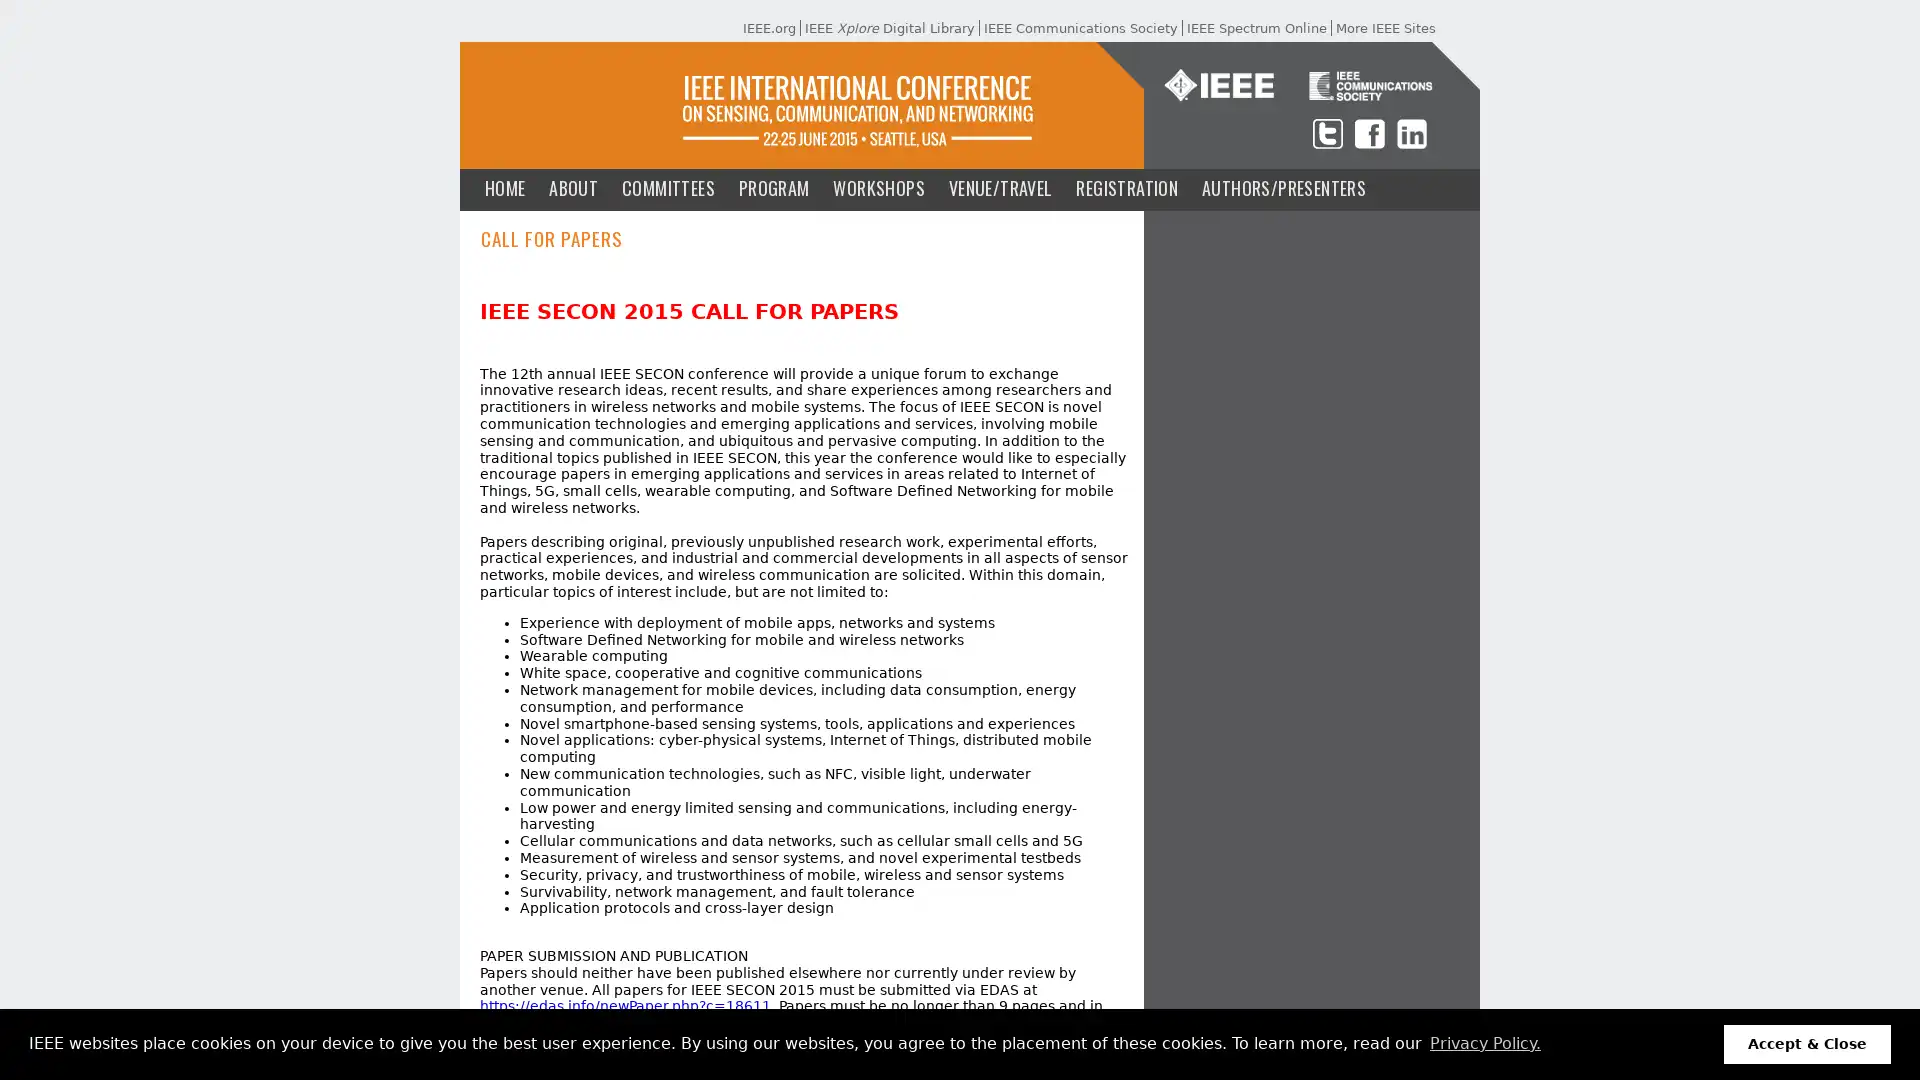 The width and height of the screenshot is (1920, 1080). Describe the element at coordinates (1484, 1043) in the screenshot. I see `learn more about cookies` at that location.